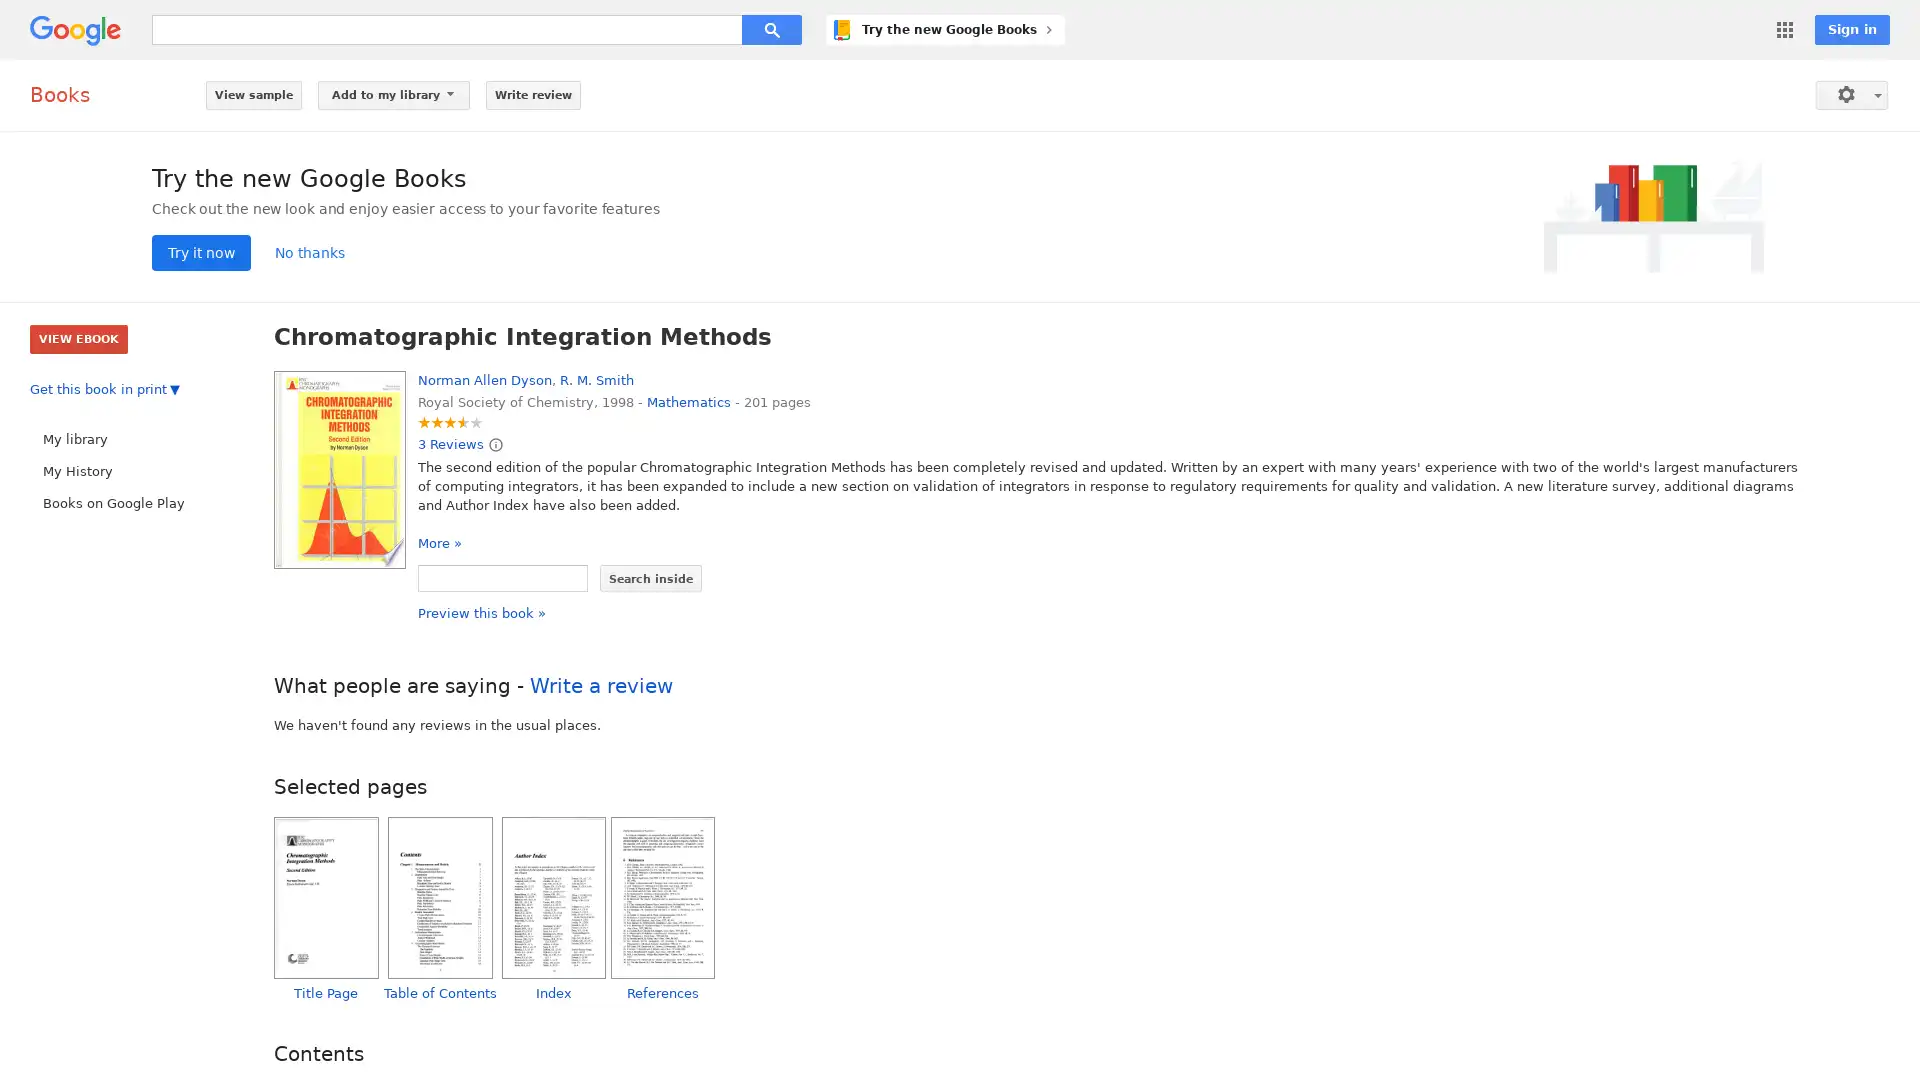 The height and width of the screenshot is (1080, 1920). I want to click on Google apps, so click(1785, 30).